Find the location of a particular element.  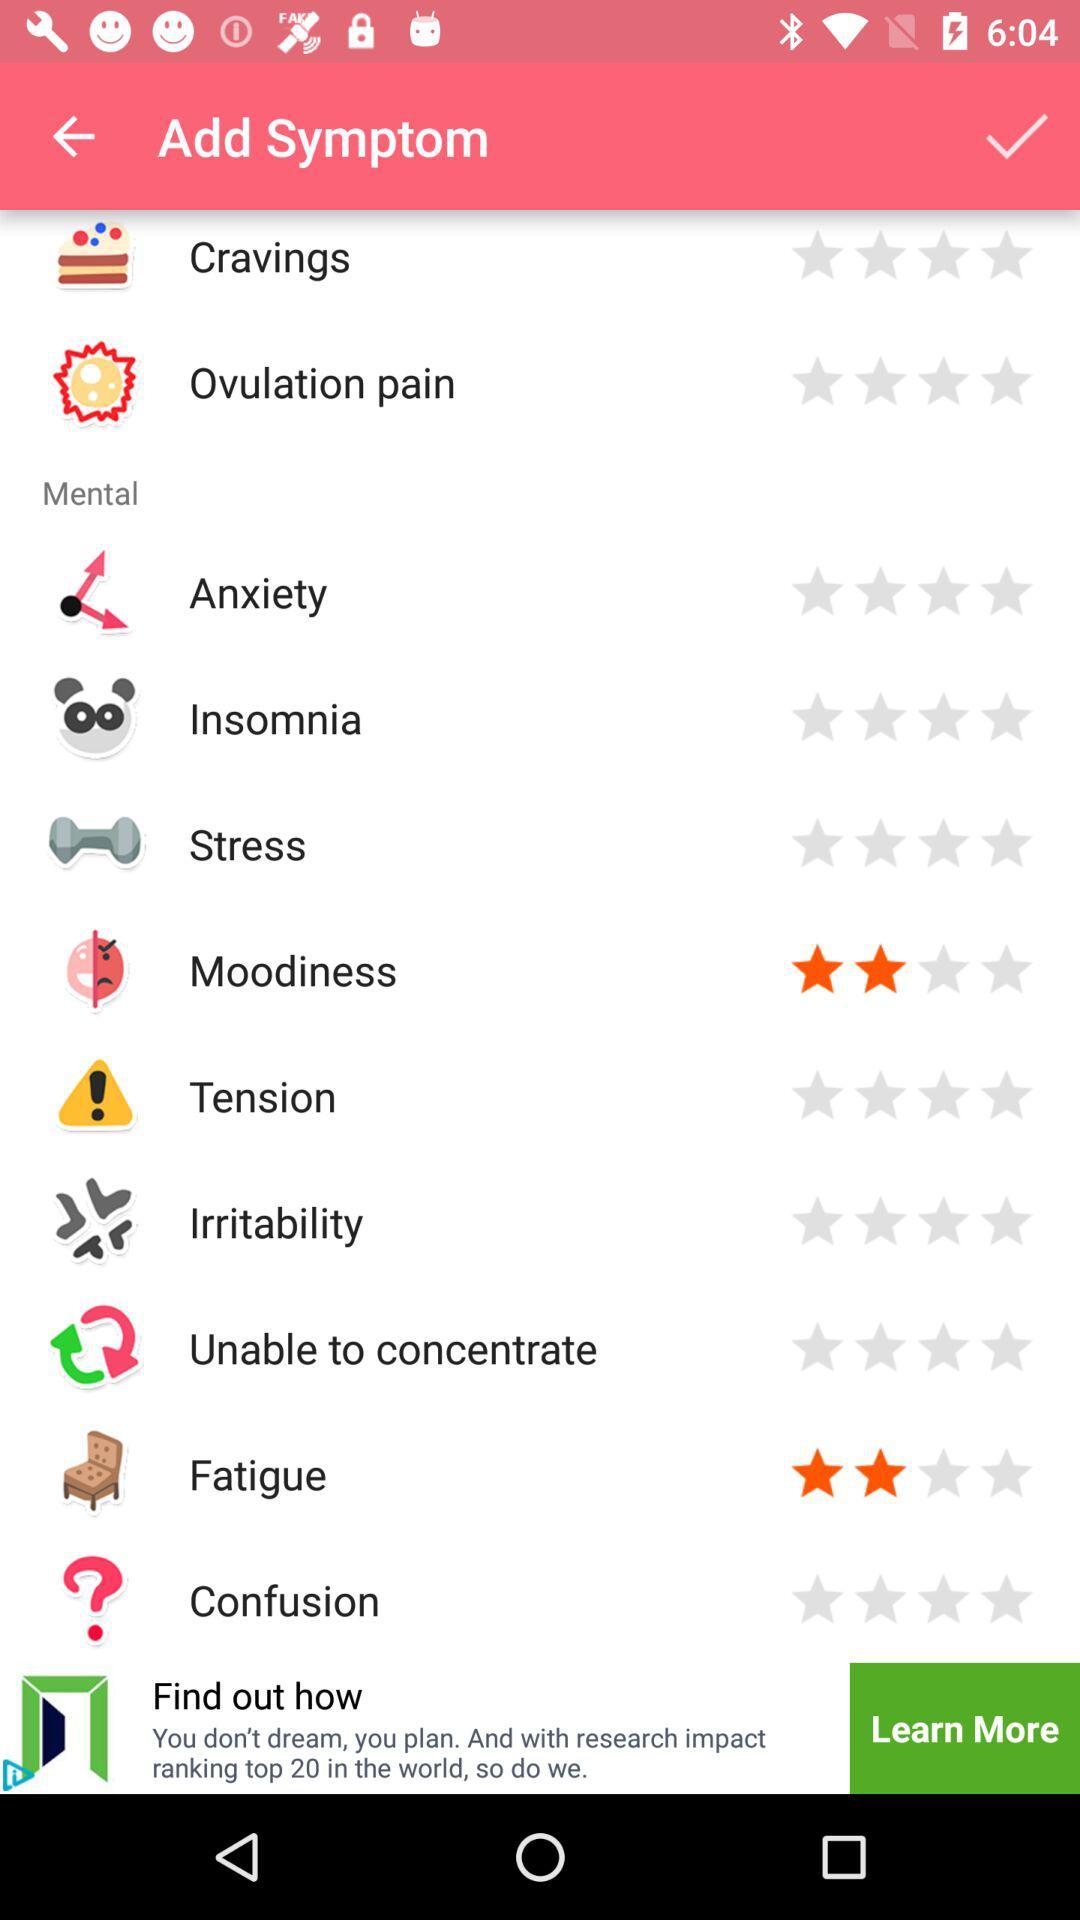

rate symptom 3 stars is located at coordinates (943, 254).